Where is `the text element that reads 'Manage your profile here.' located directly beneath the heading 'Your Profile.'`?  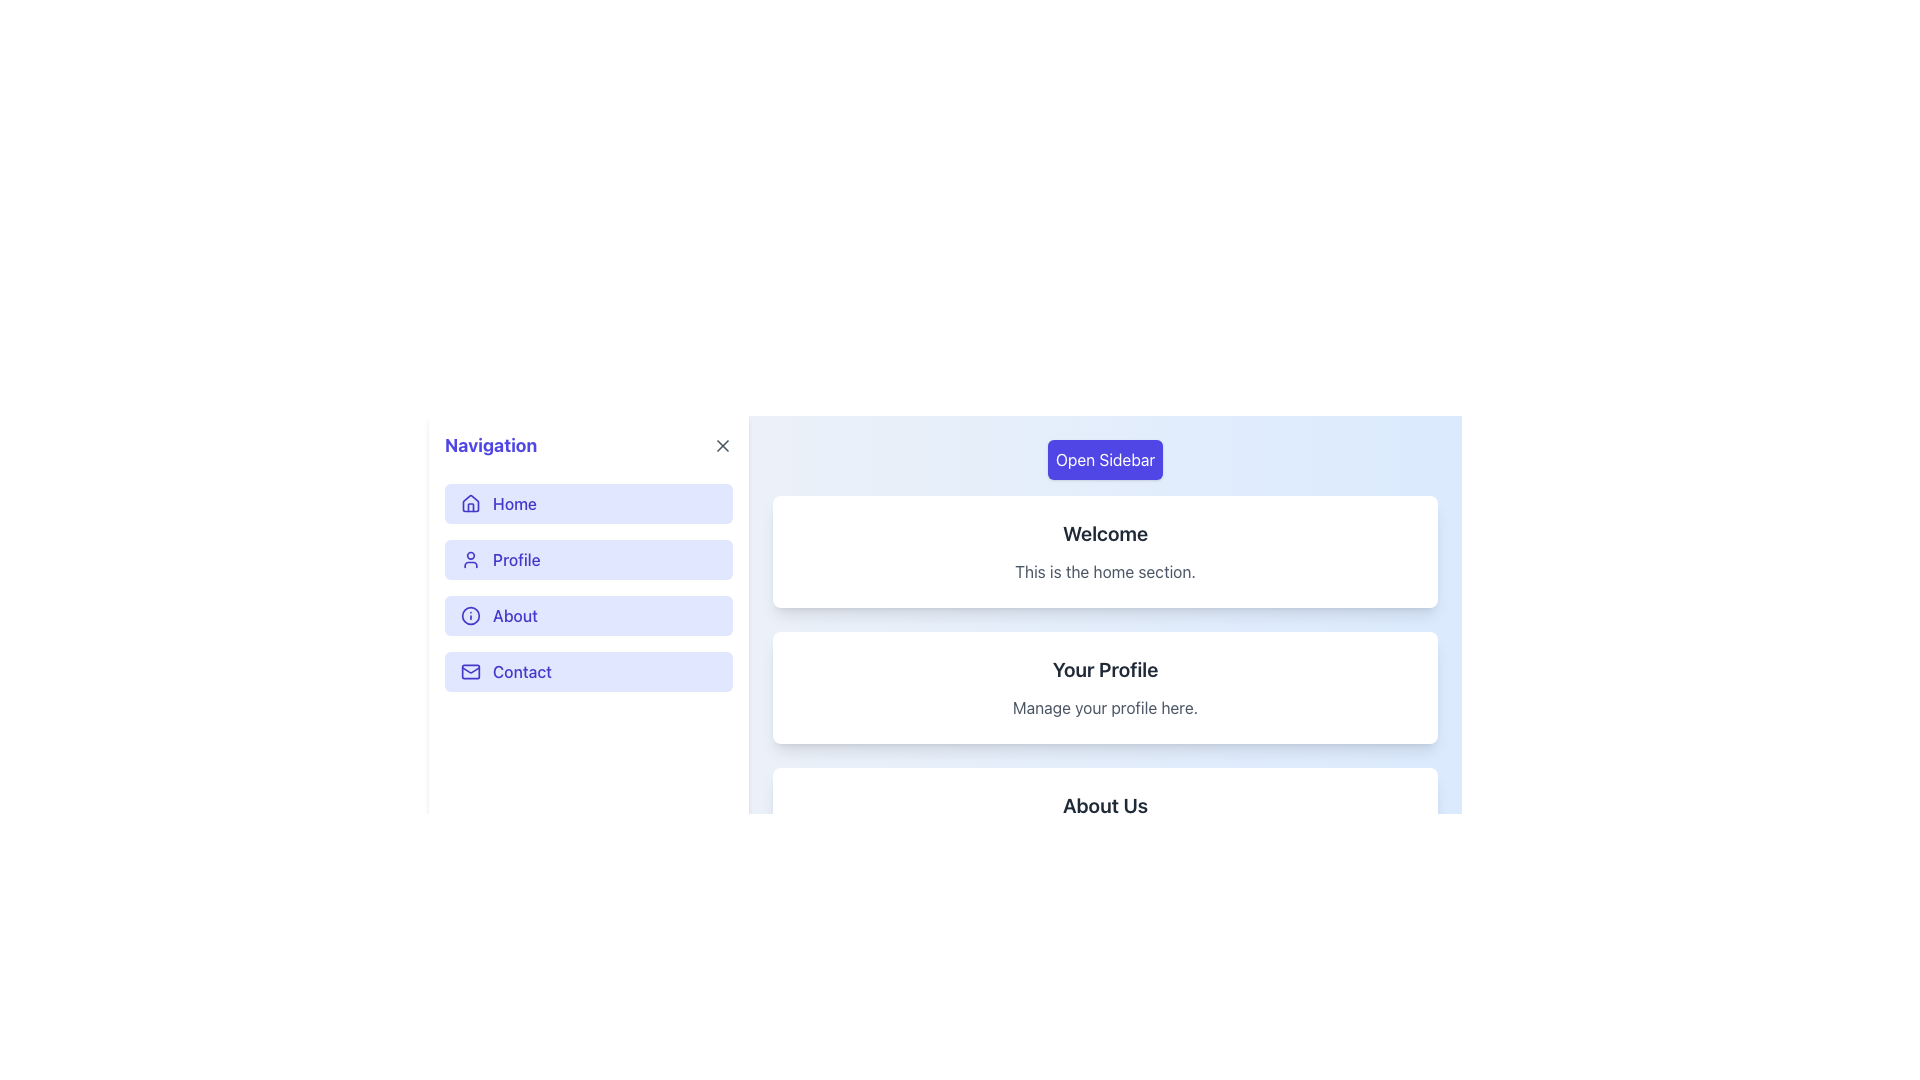
the text element that reads 'Manage your profile here.' located directly beneath the heading 'Your Profile.' is located at coordinates (1104, 707).